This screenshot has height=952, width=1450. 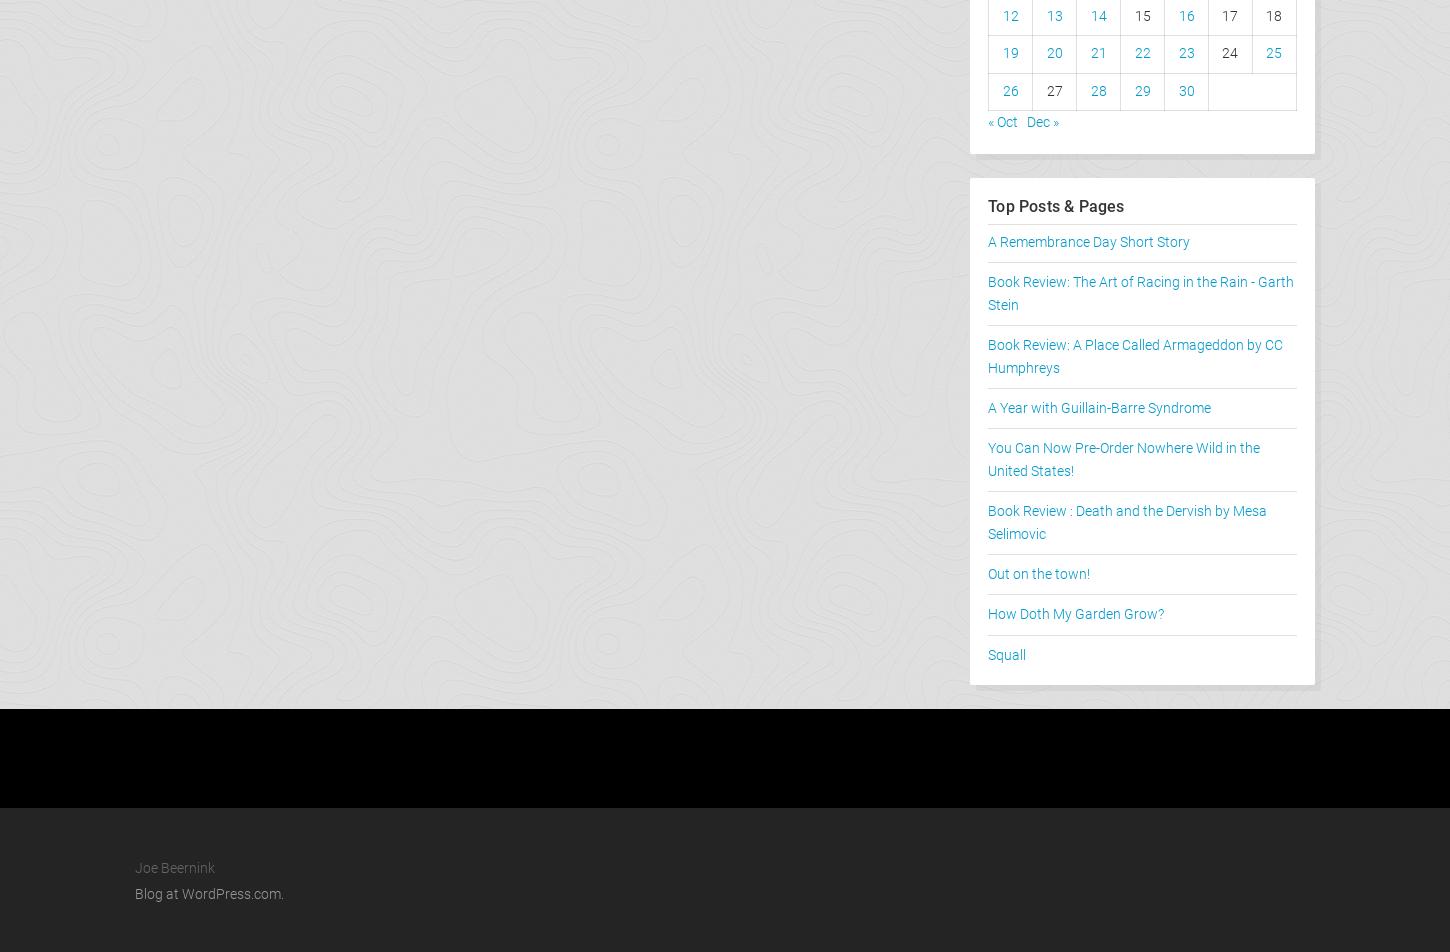 I want to click on '28', so click(x=1088, y=90).